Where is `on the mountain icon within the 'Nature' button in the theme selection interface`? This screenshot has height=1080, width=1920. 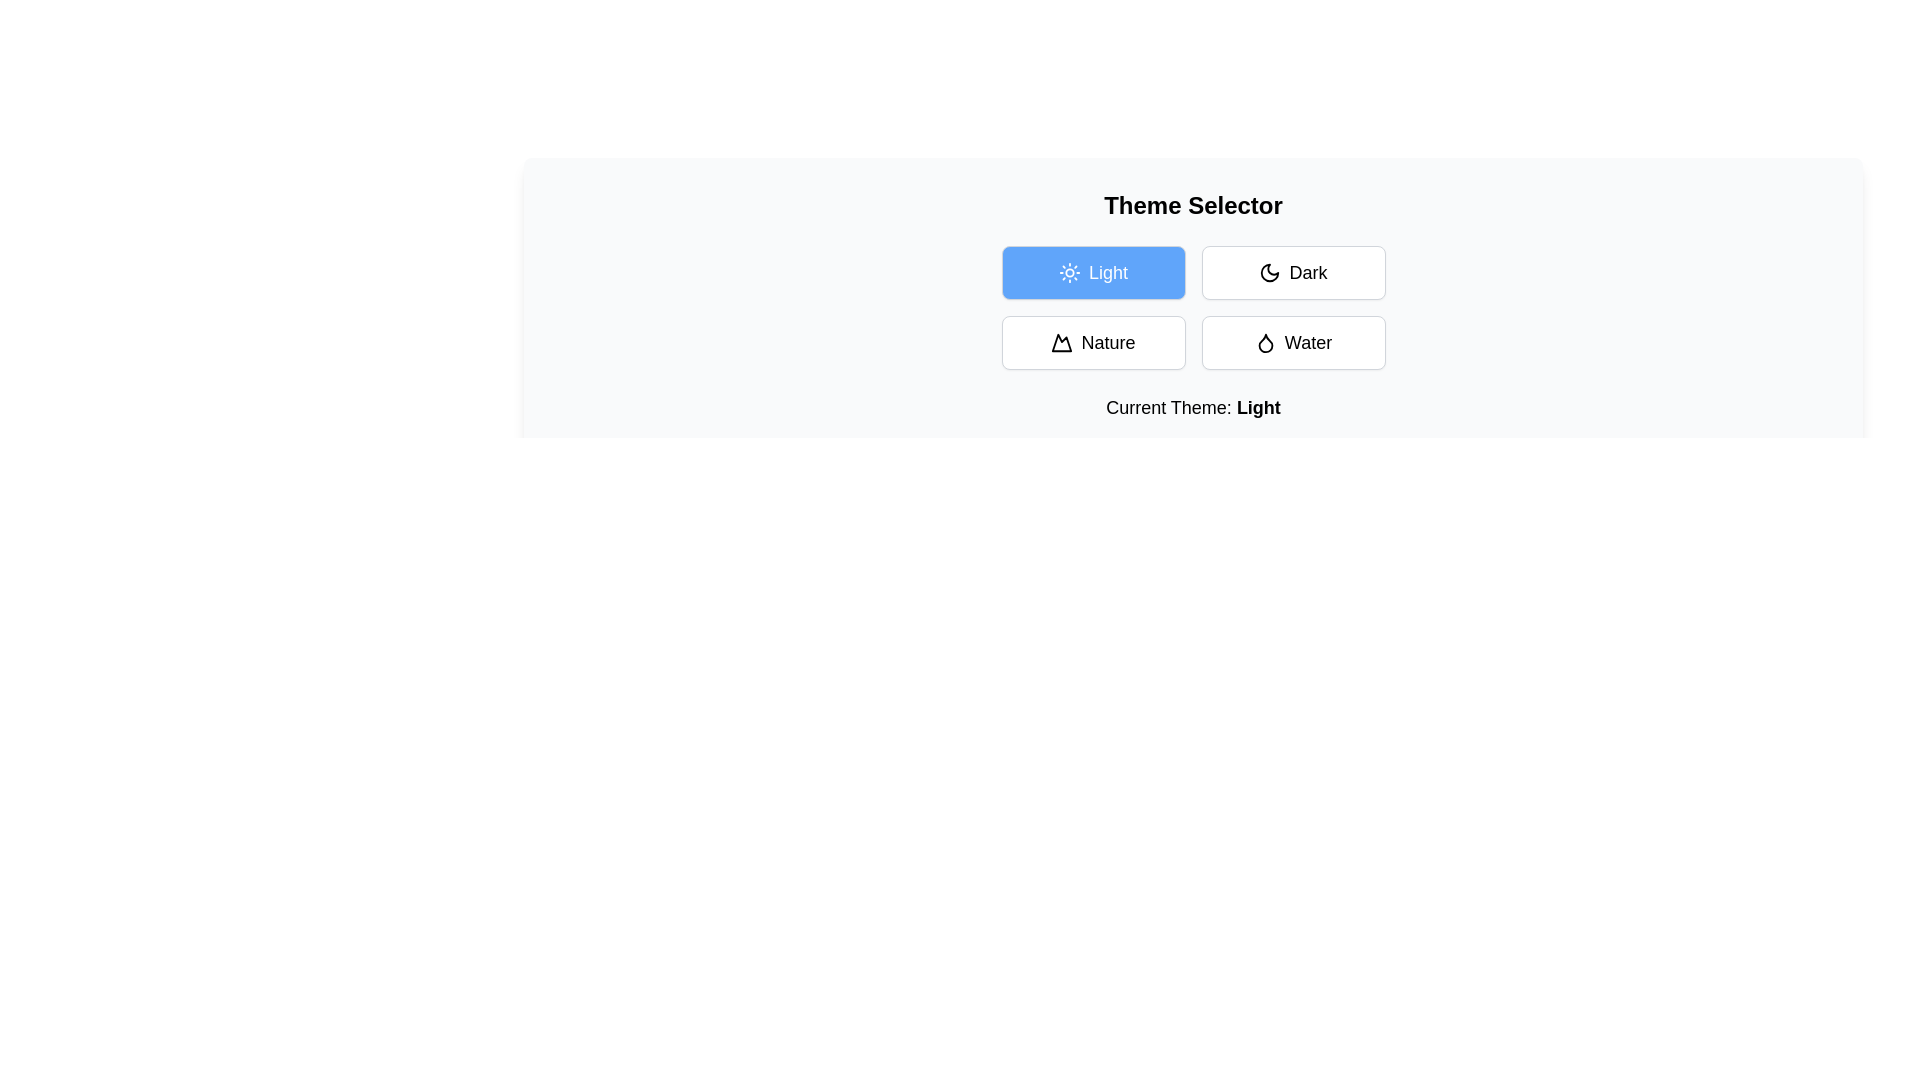 on the mountain icon within the 'Nature' button in the theme selection interface is located at coordinates (1061, 342).